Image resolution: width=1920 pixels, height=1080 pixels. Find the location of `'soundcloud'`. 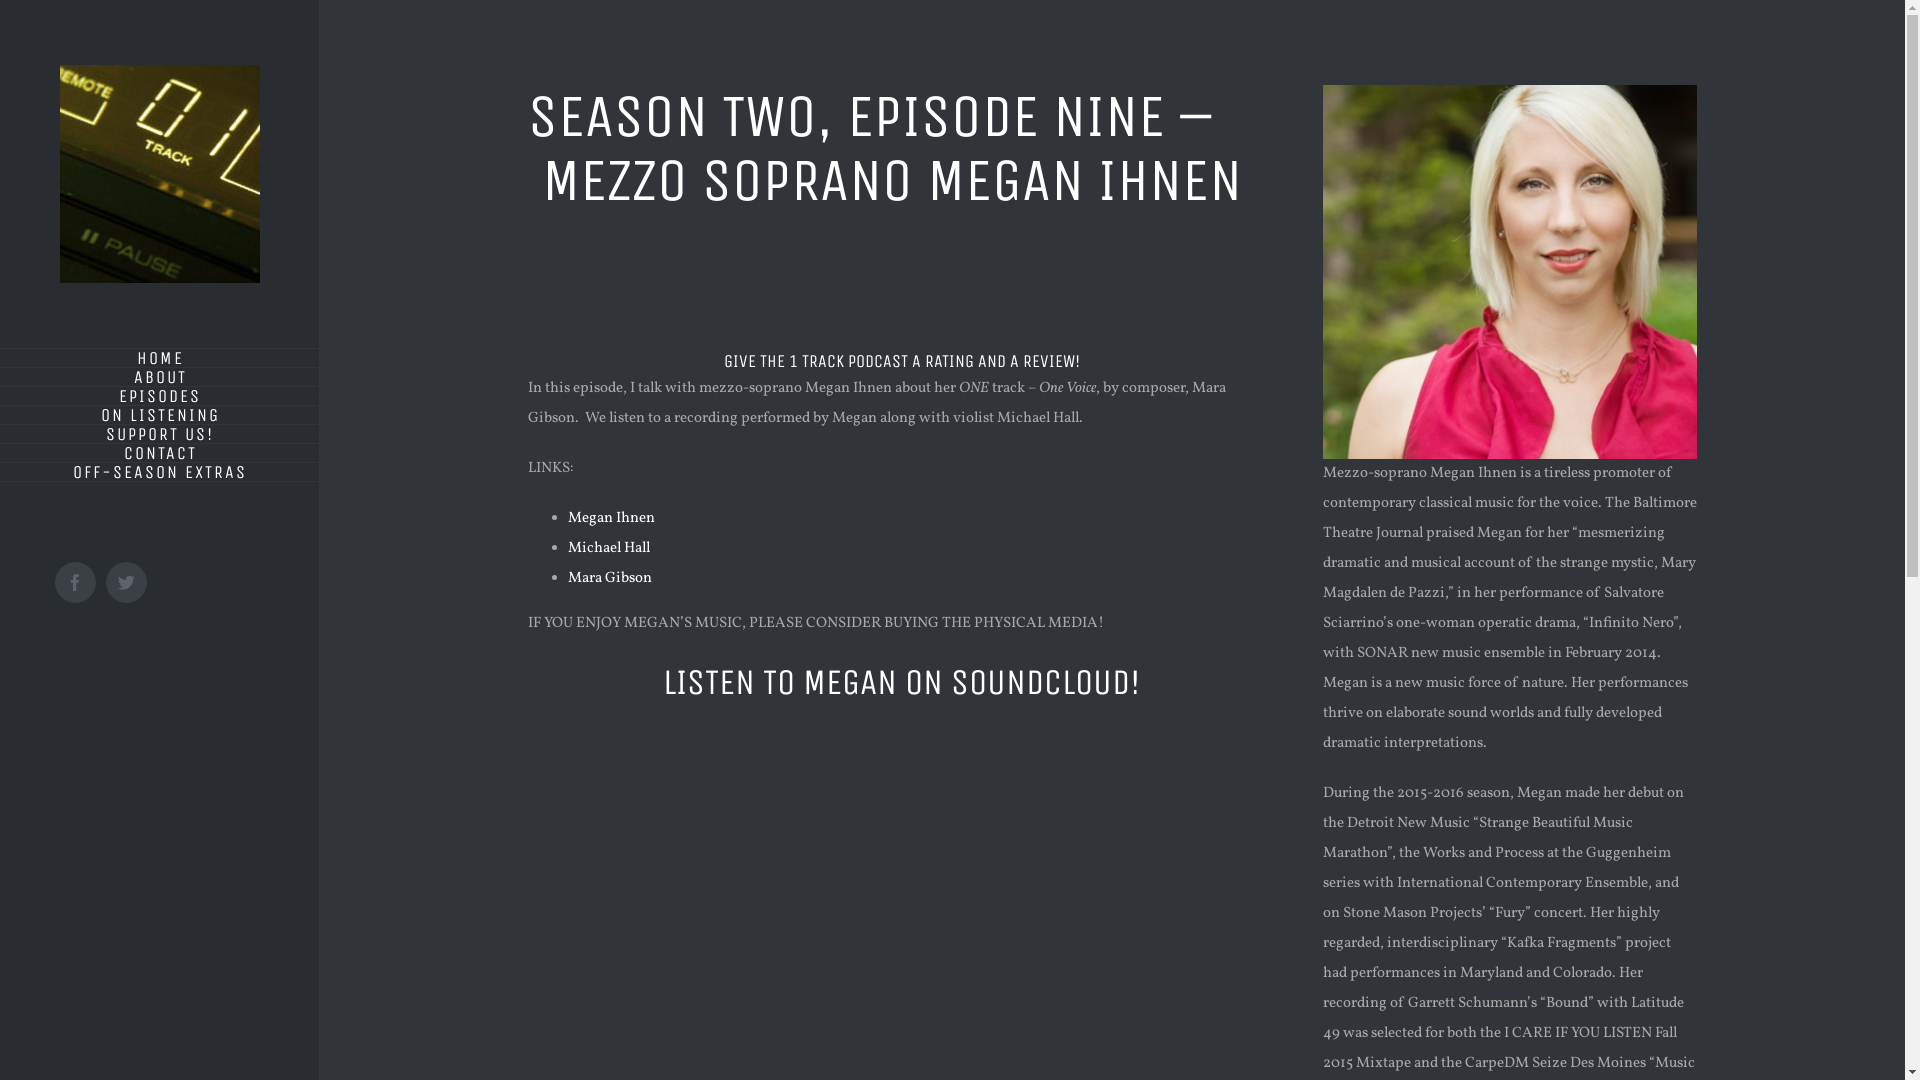

'soundcloud' is located at coordinates (528, 789).